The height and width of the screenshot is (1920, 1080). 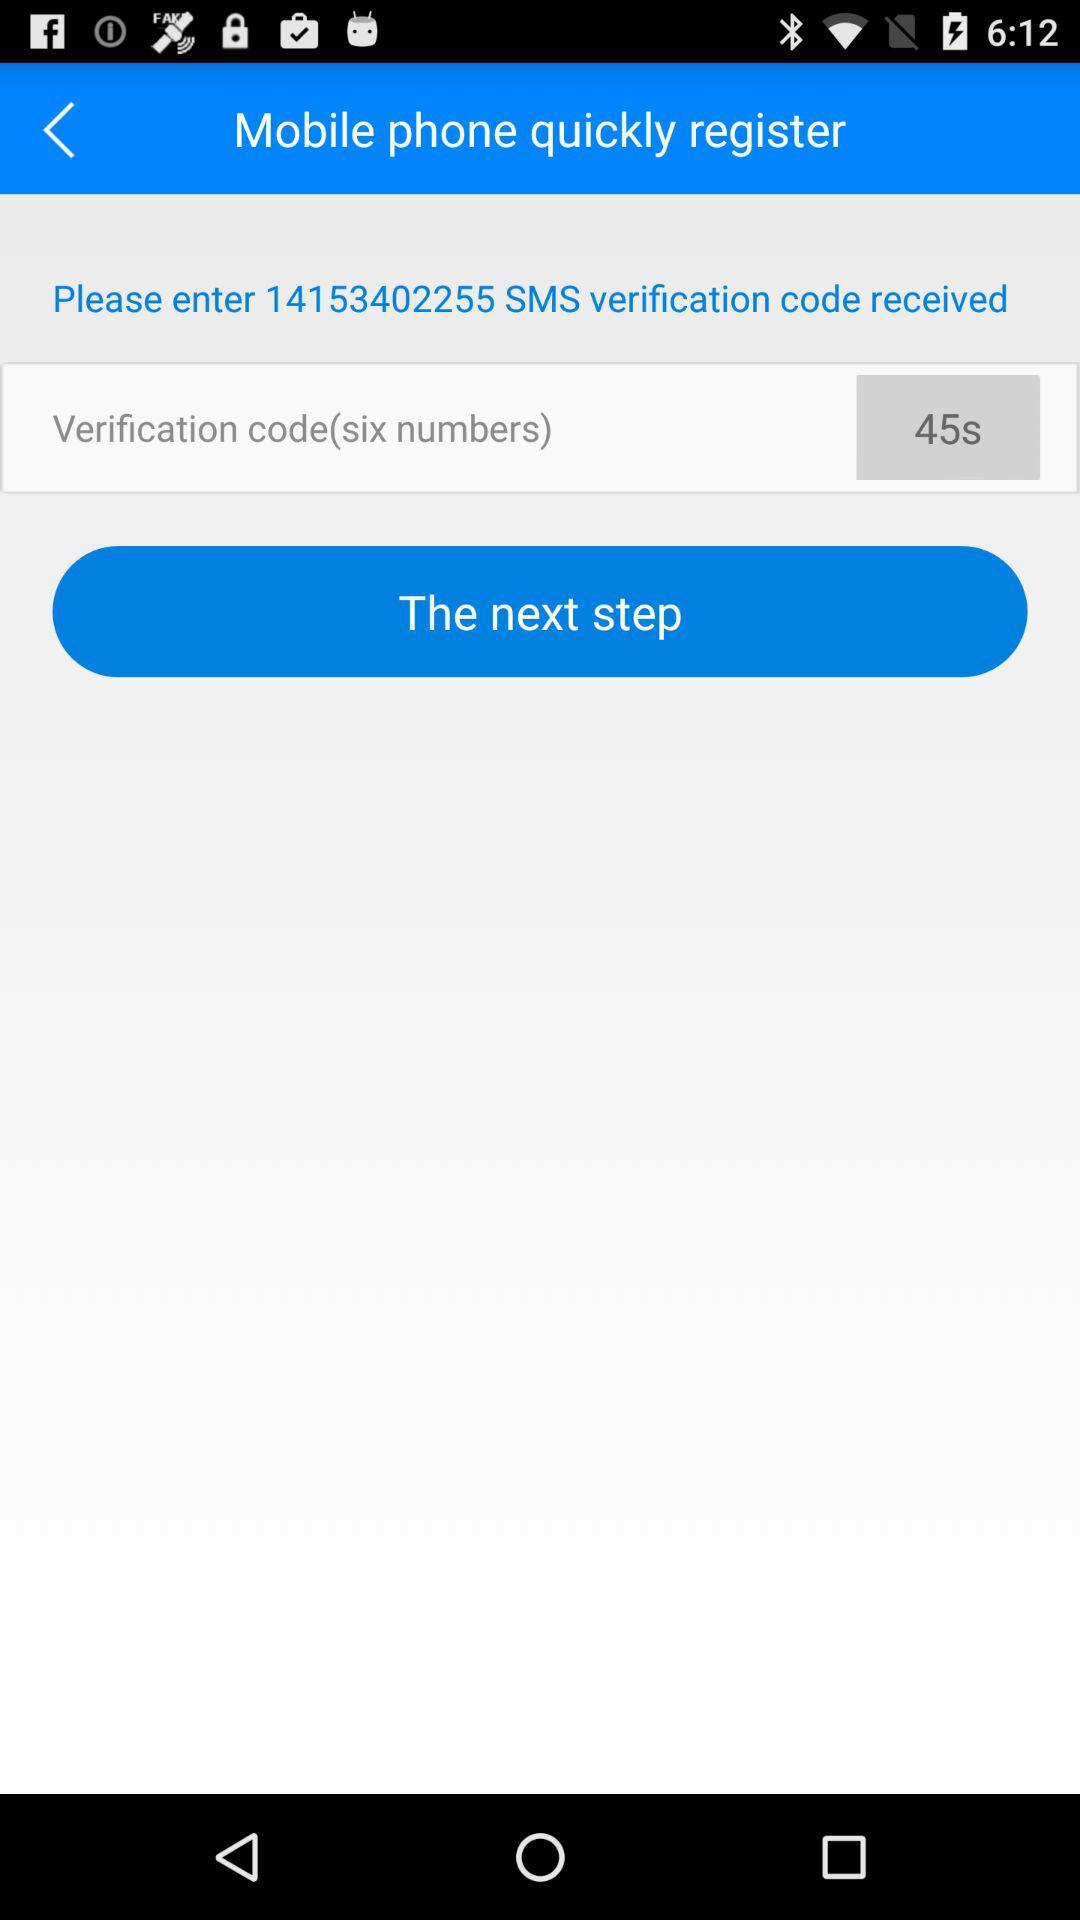 I want to click on go back, so click(x=64, y=127).